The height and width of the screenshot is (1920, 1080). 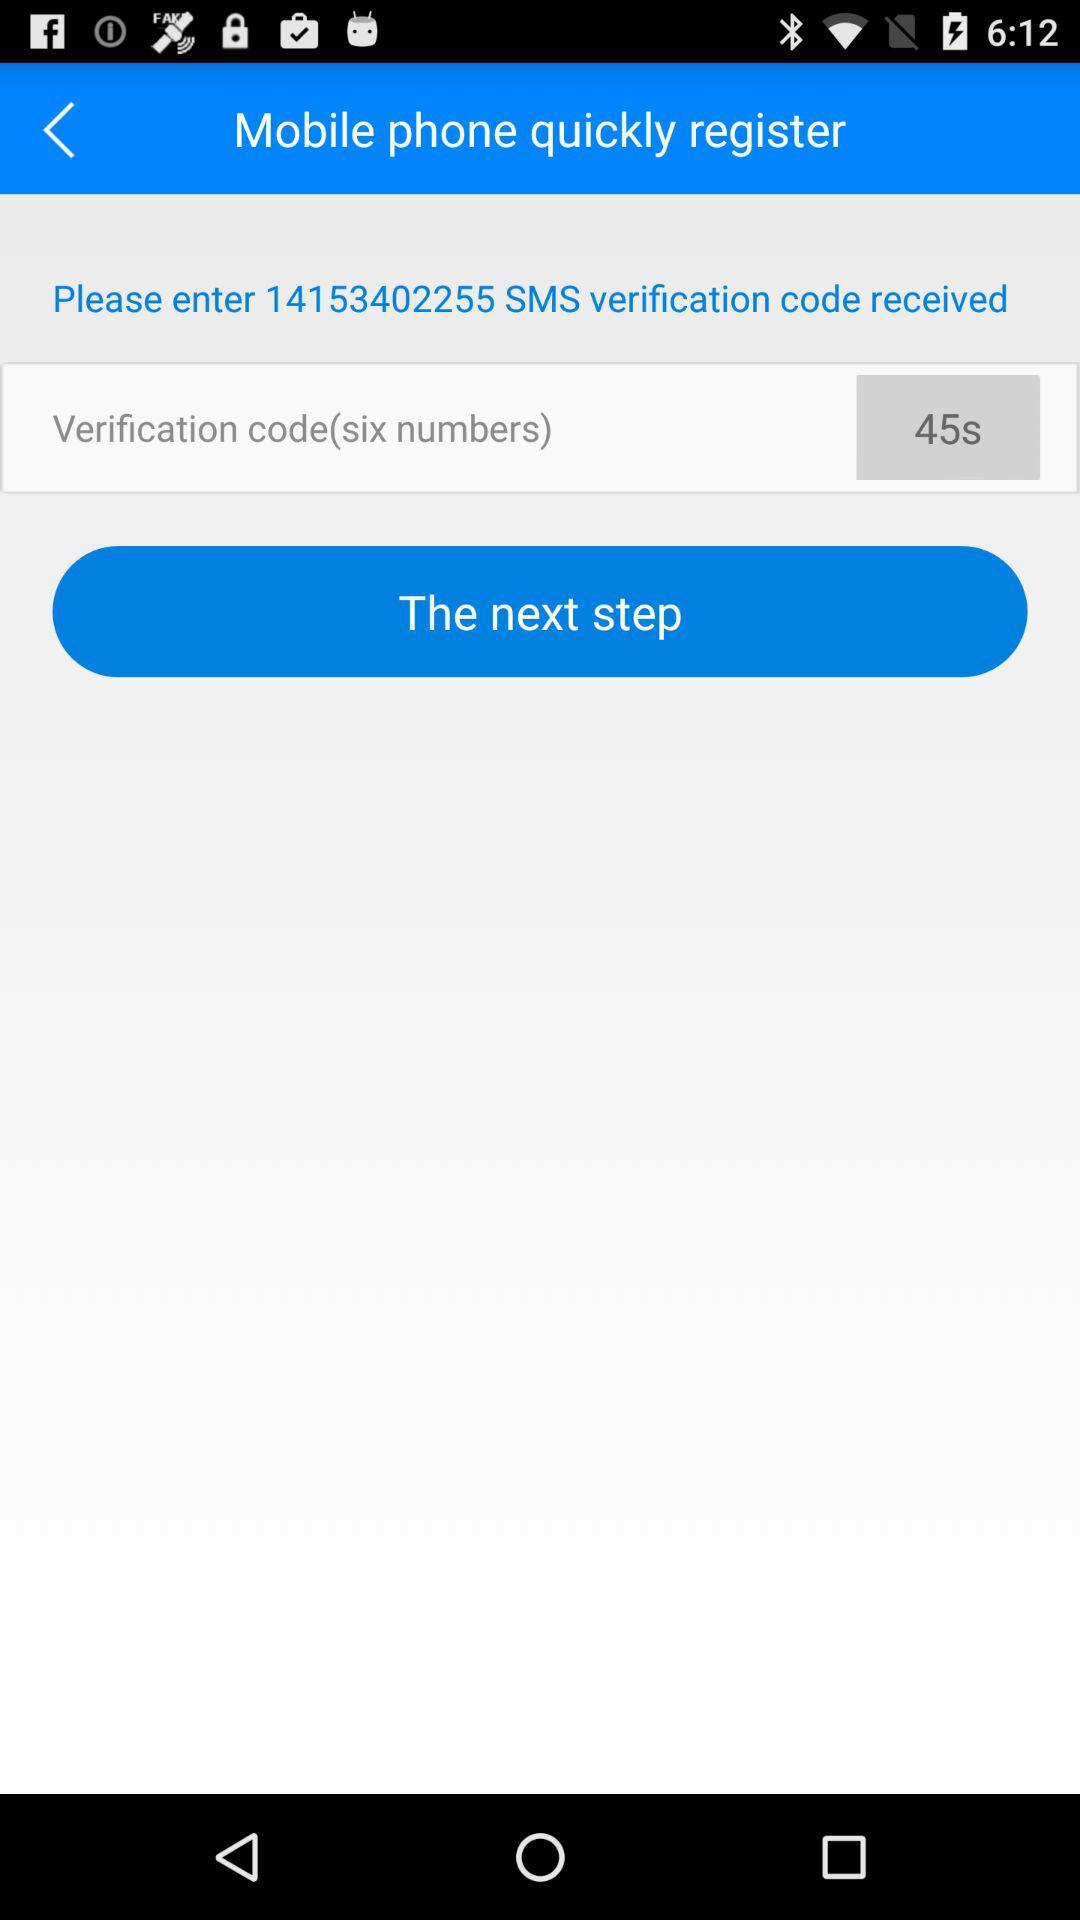 I want to click on go back, so click(x=64, y=127).